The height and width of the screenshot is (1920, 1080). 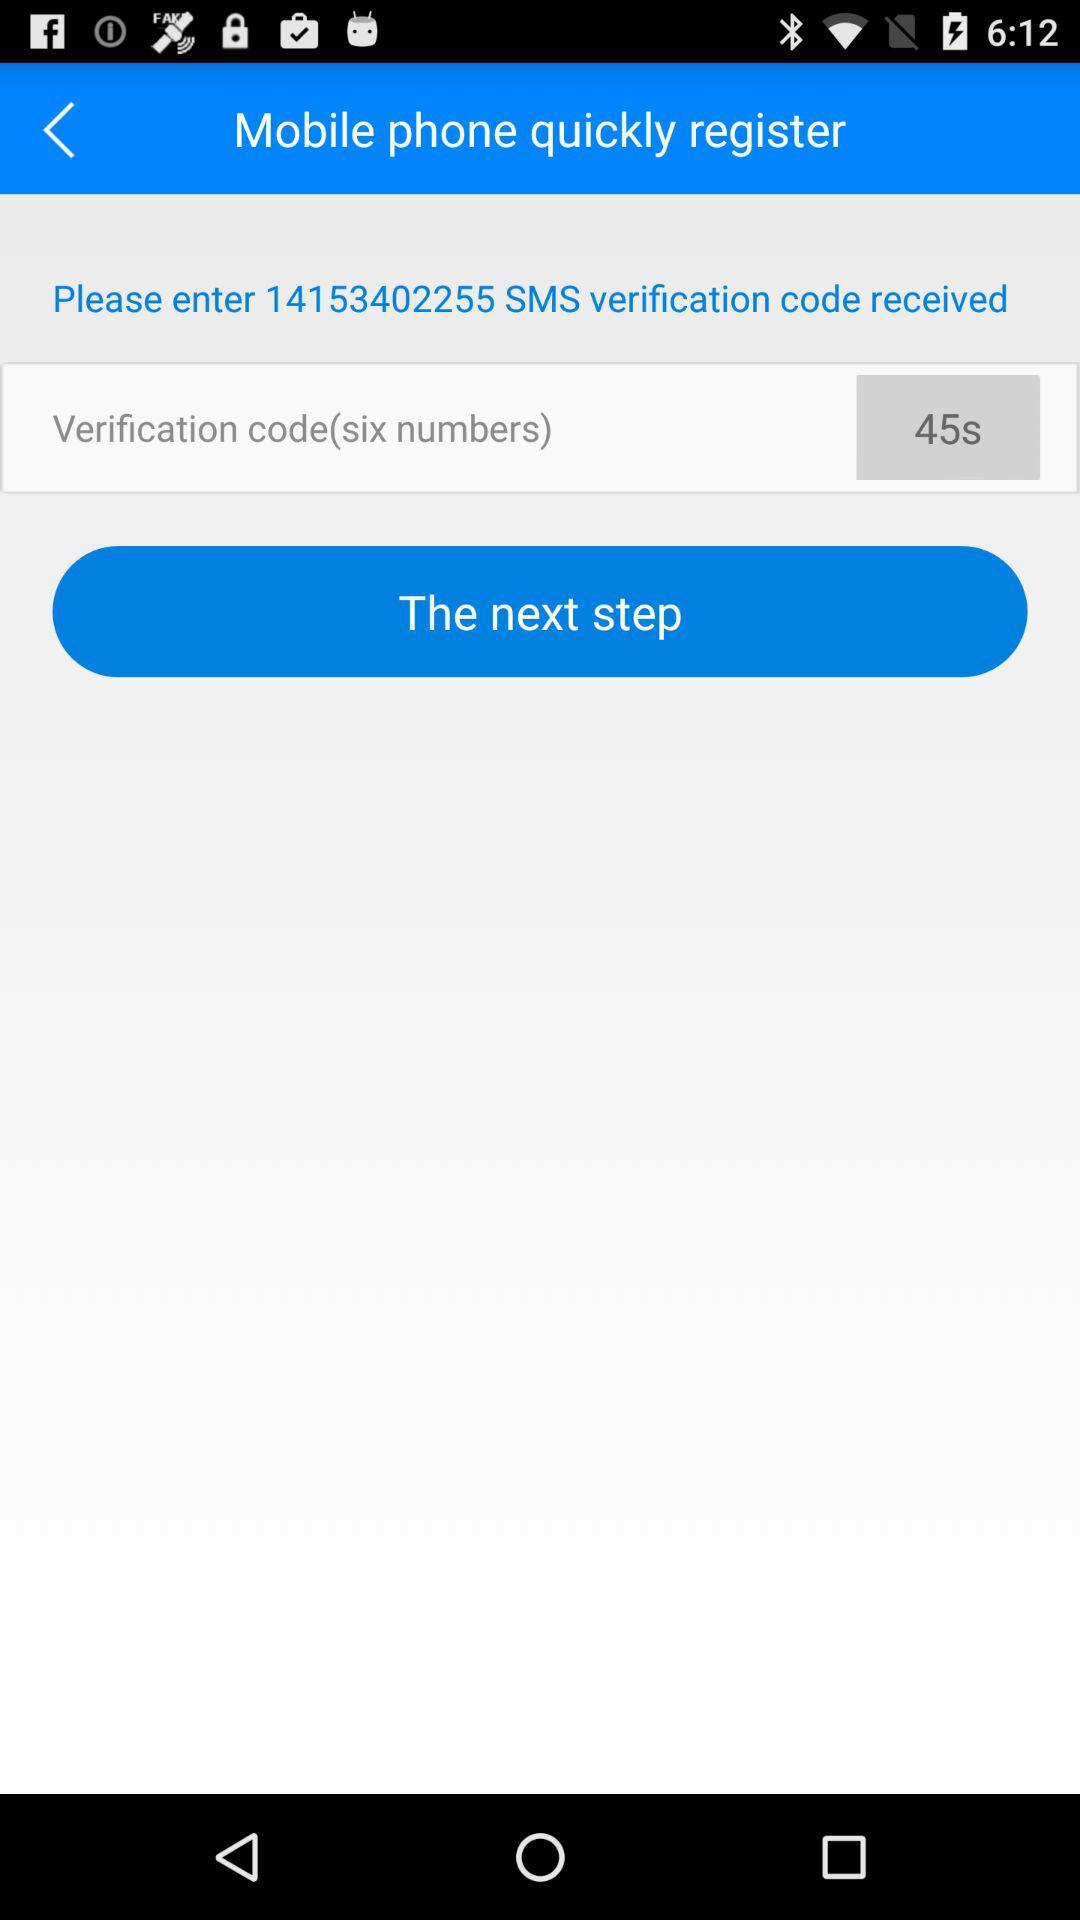 I want to click on go back, so click(x=64, y=127).